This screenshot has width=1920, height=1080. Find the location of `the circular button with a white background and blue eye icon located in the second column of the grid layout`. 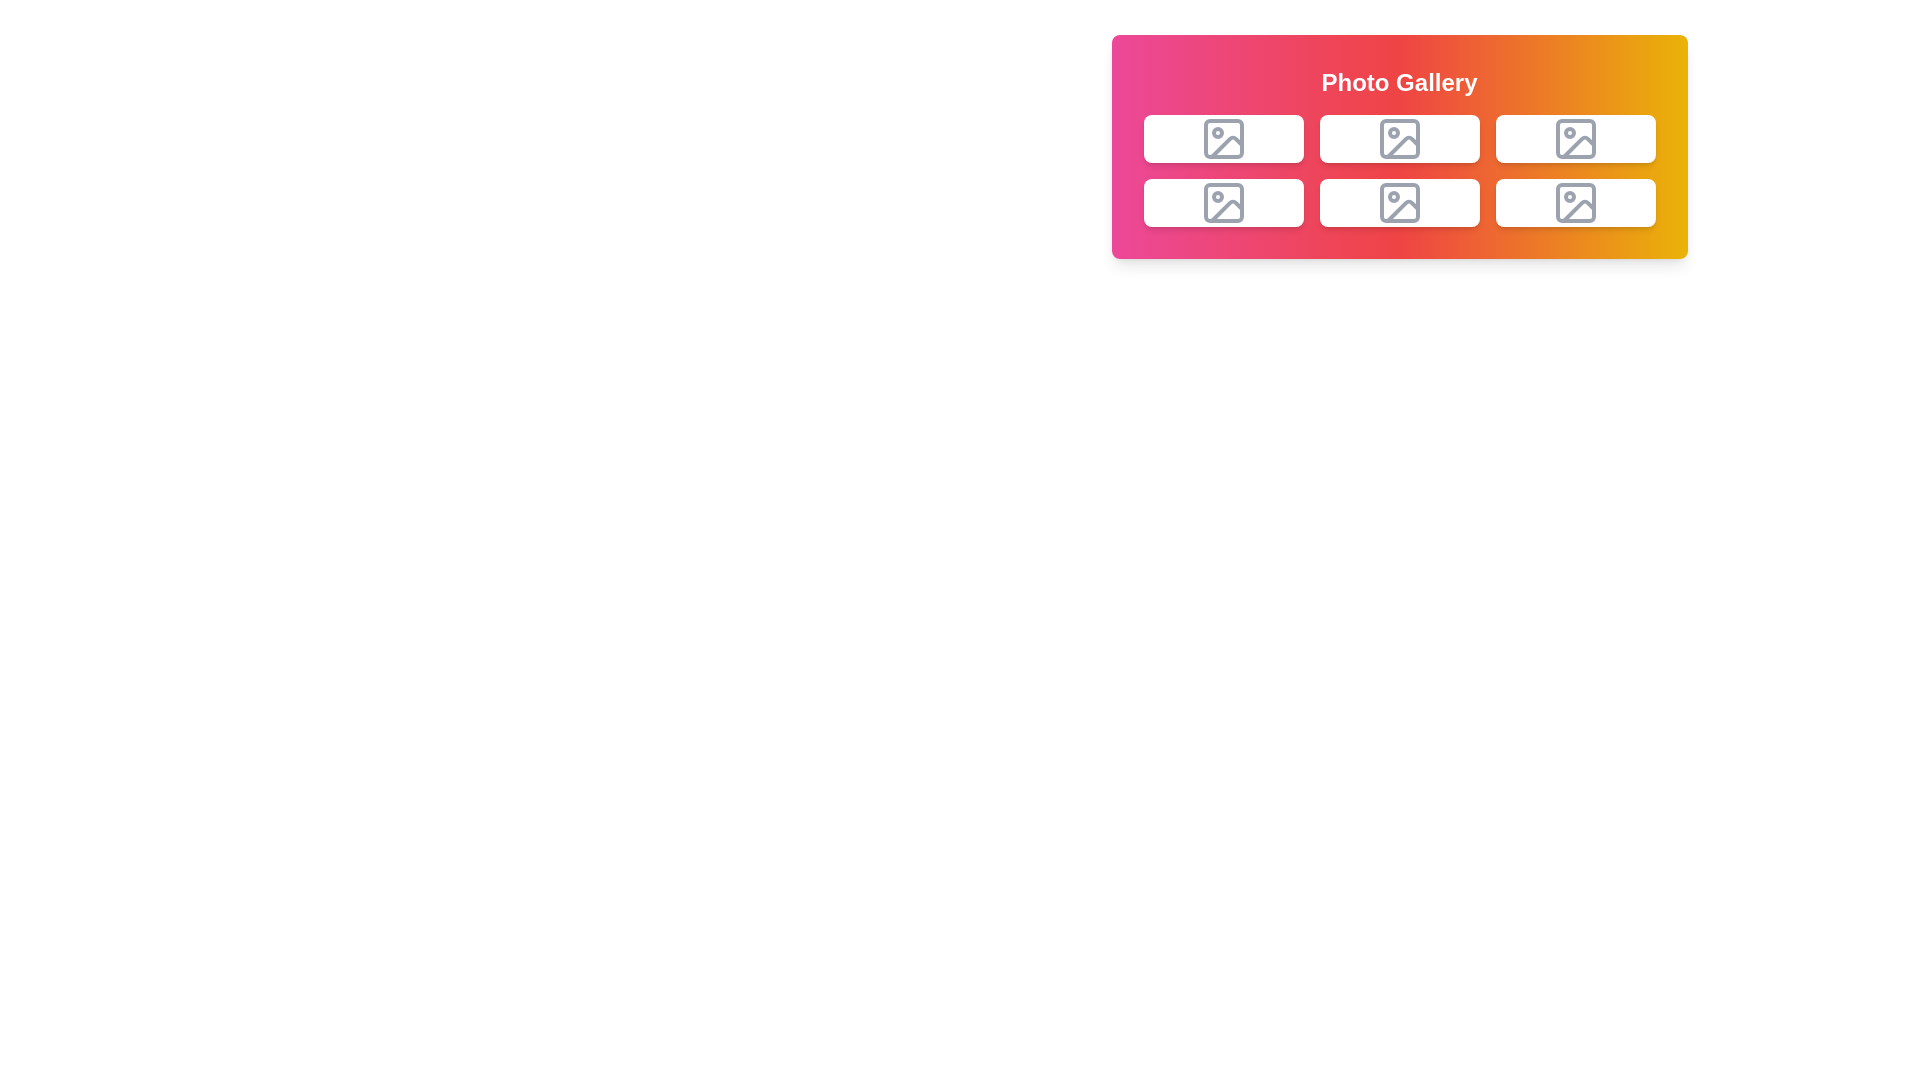

the circular button with a white background and blue eye icon located in the second column of the grid layout is located at coordinates (1548, 137).